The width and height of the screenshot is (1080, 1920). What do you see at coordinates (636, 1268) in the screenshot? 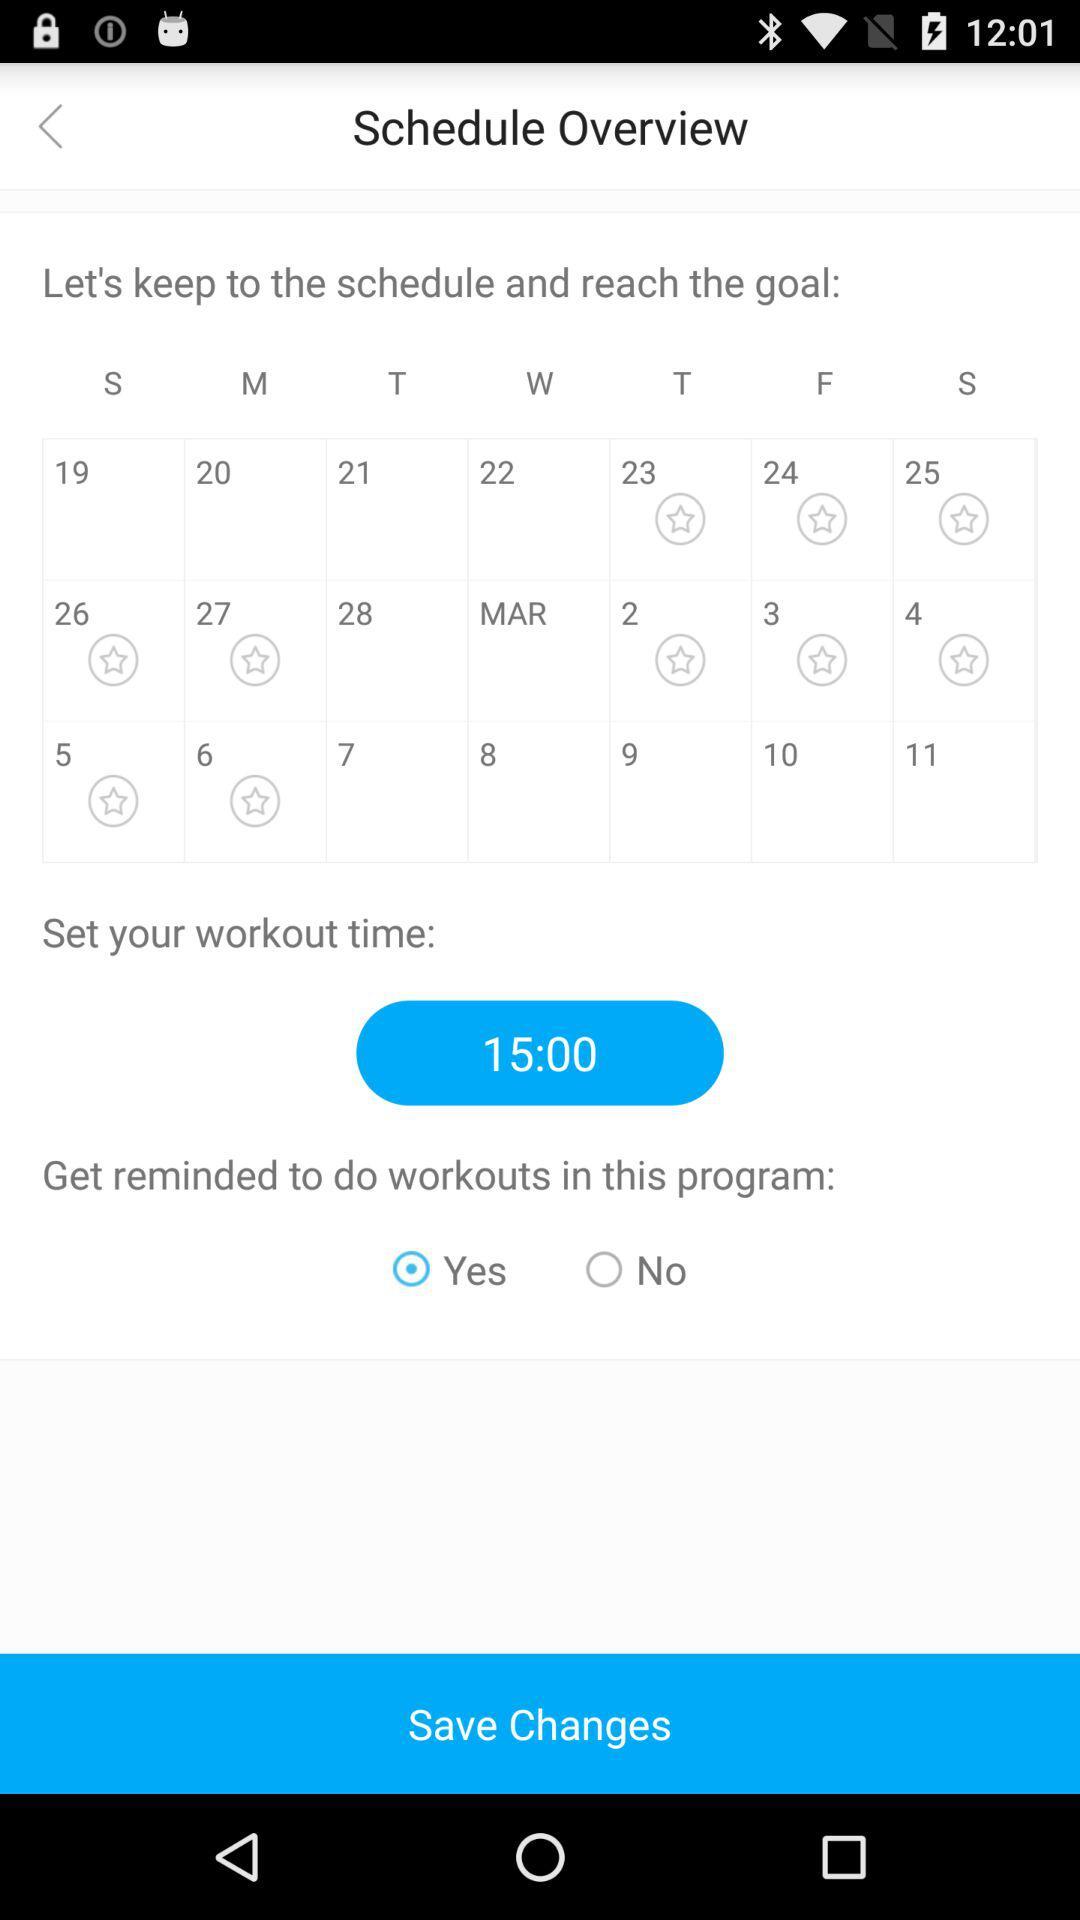
I see `the no radio button` at bounding box center [636, 1268].